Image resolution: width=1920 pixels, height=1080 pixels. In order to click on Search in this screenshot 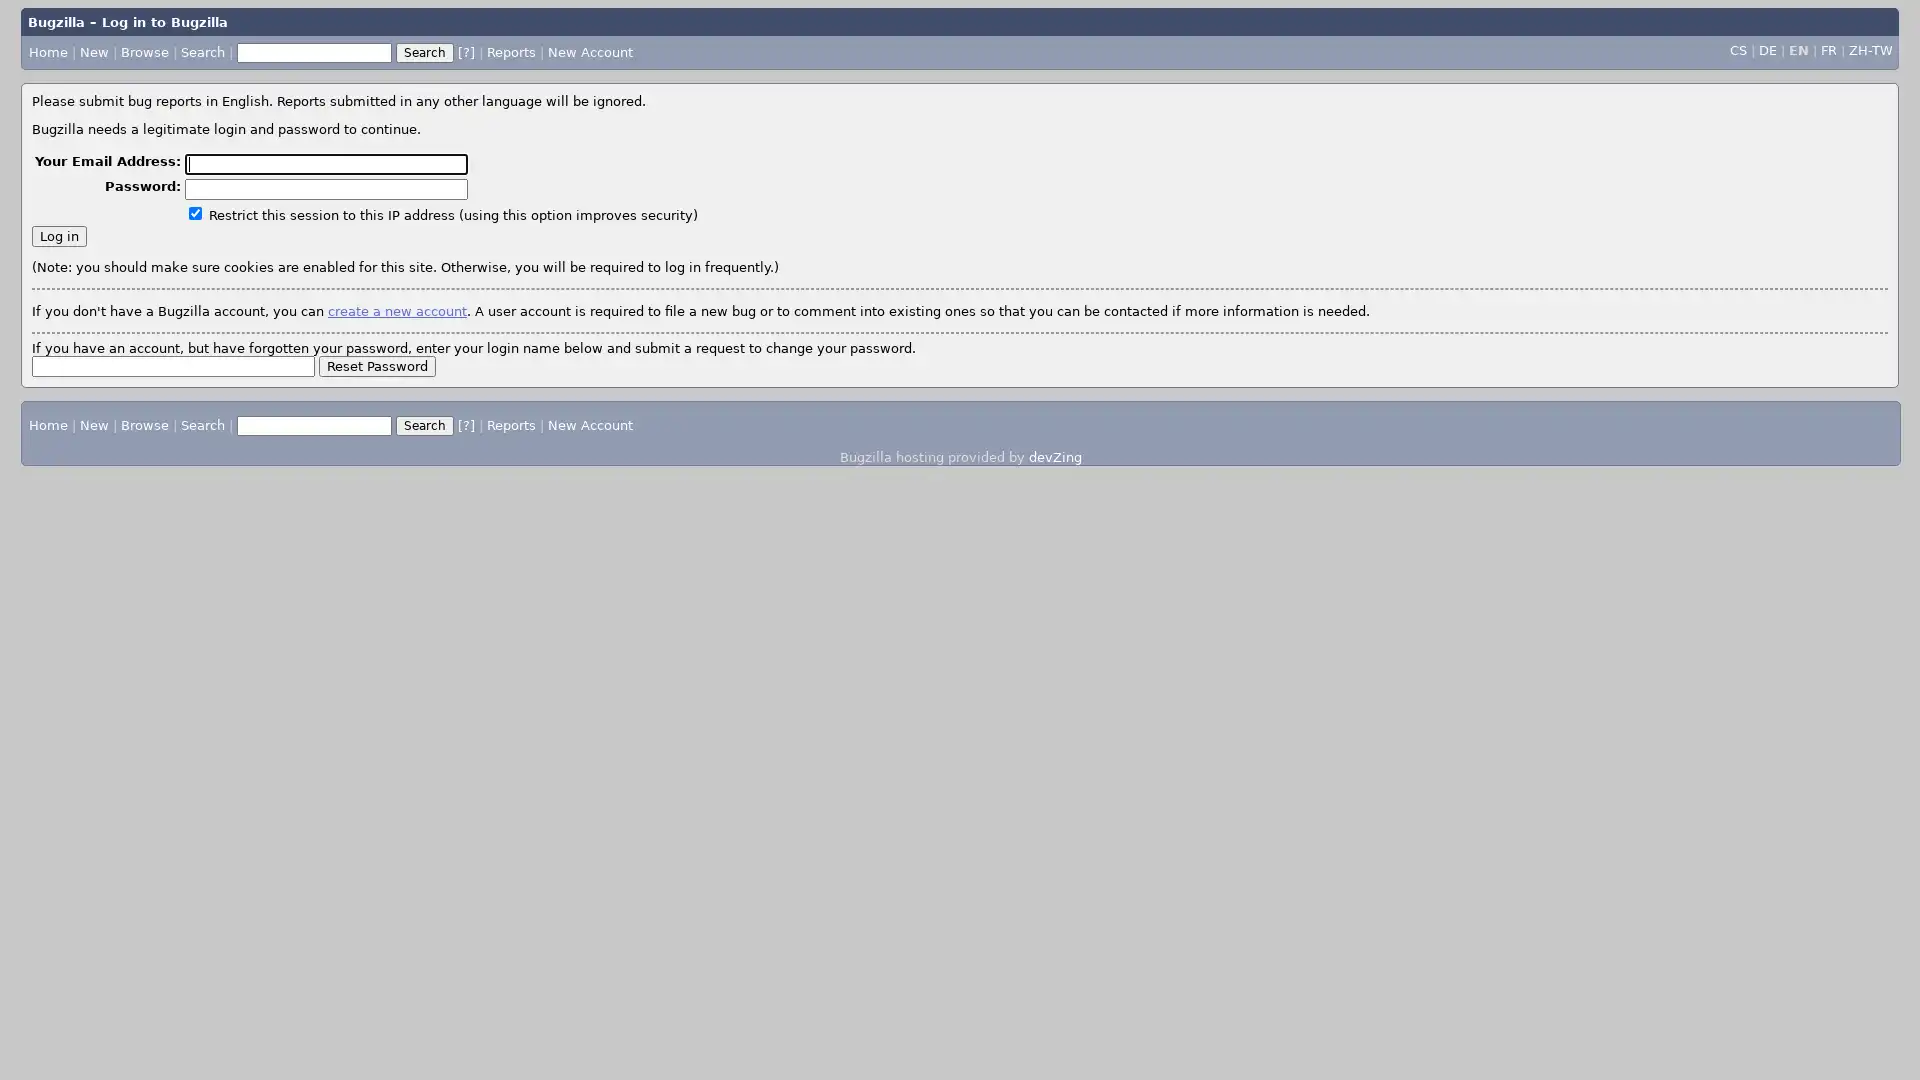, I will do `click(422, 50)`.